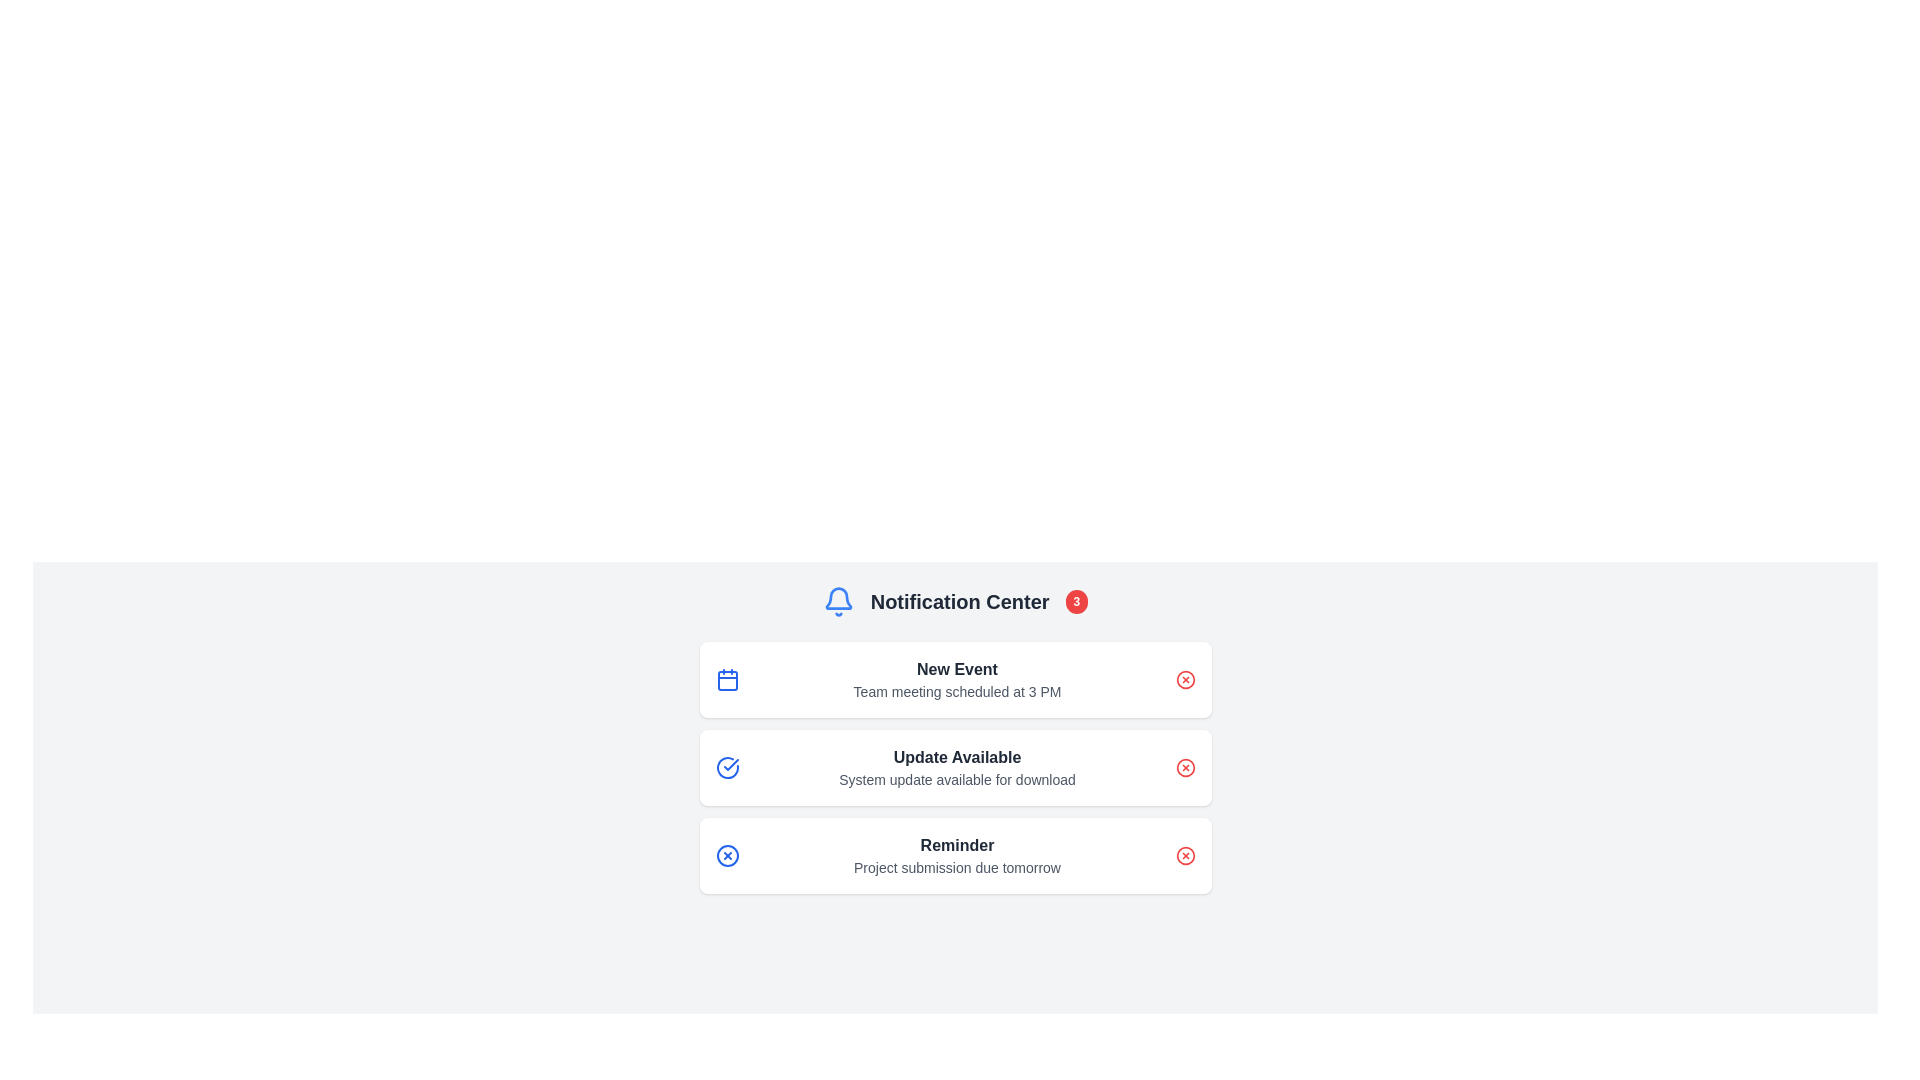 This screenshot has width=1920, height=1080. Describe the element at coordinates (954, 766) in the screenshot. I see `the second notification card in the Notification Center that informs the user about a system update` at that location.